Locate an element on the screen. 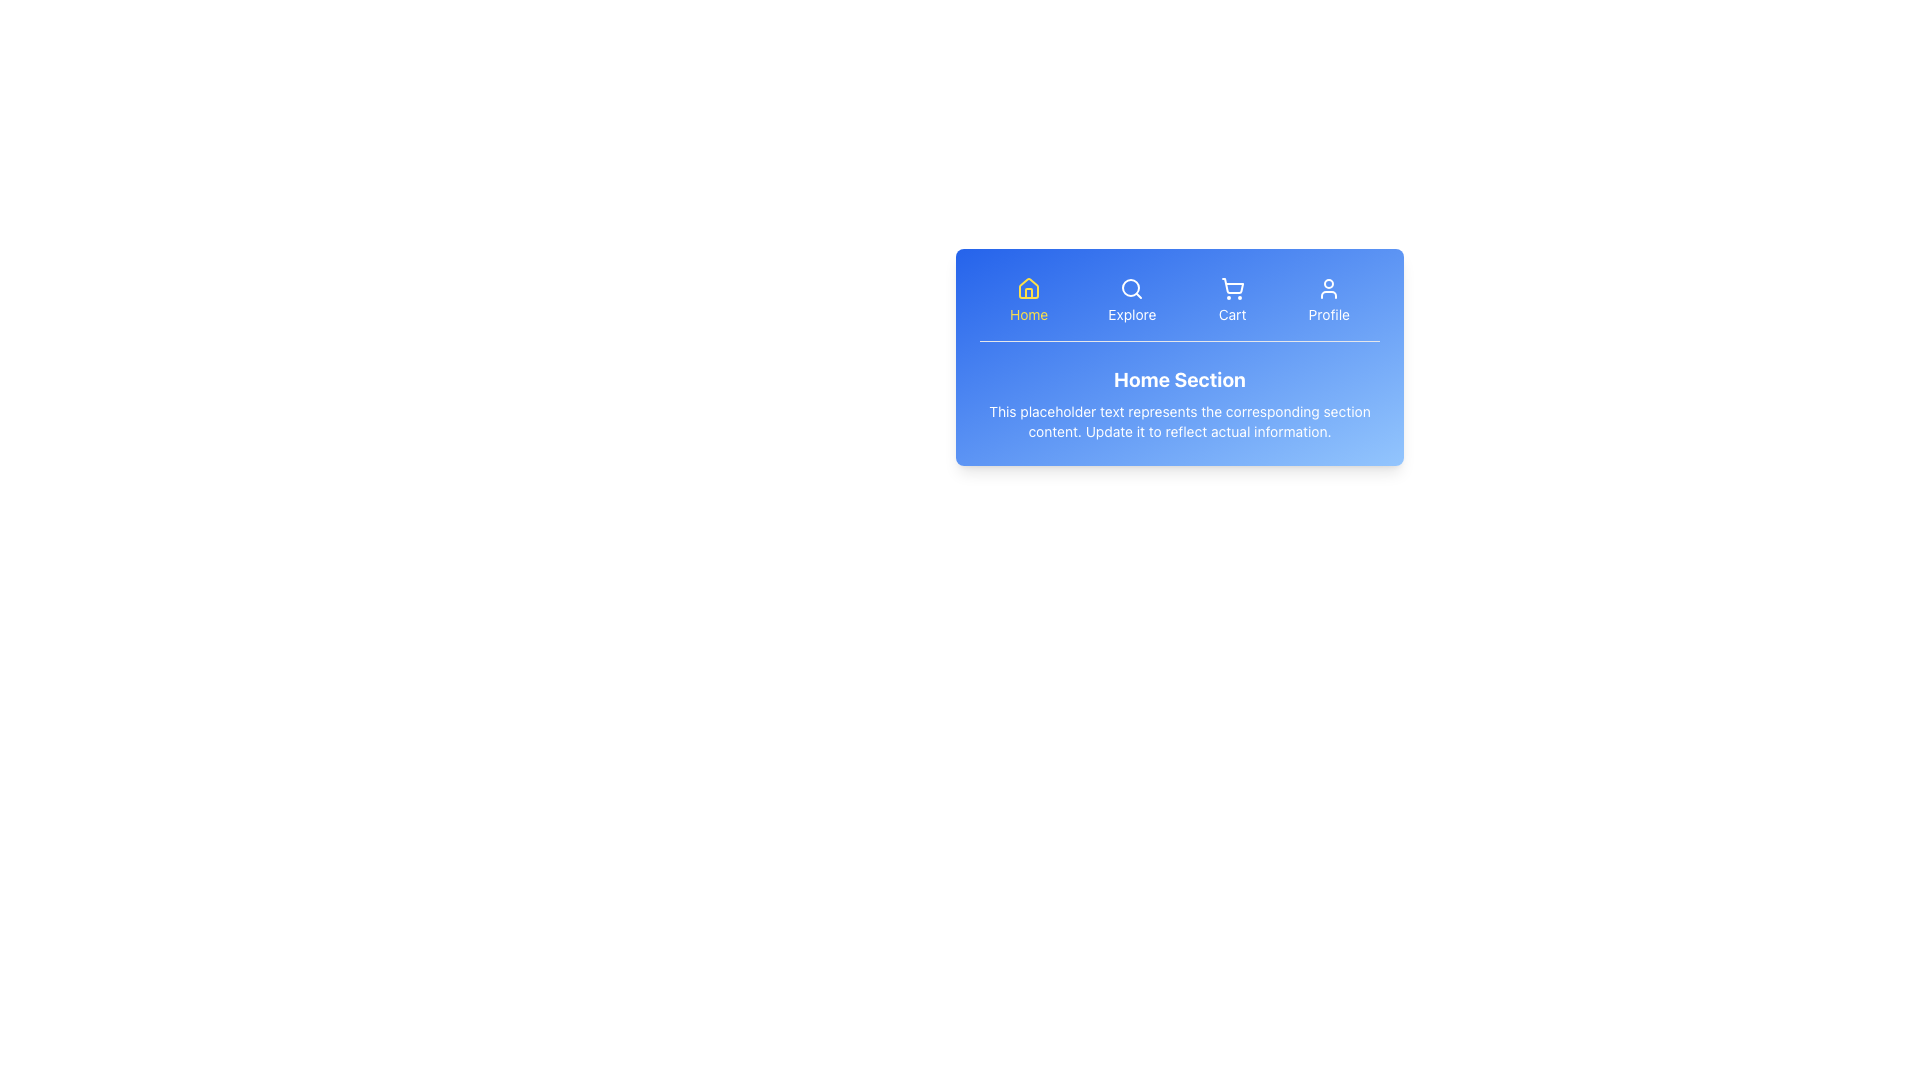  the 'Home' icon located in the top left section of the navigation bar, which serves as a visual indicator for navigating to the home section of the application is located at coordinates (1029, 289).